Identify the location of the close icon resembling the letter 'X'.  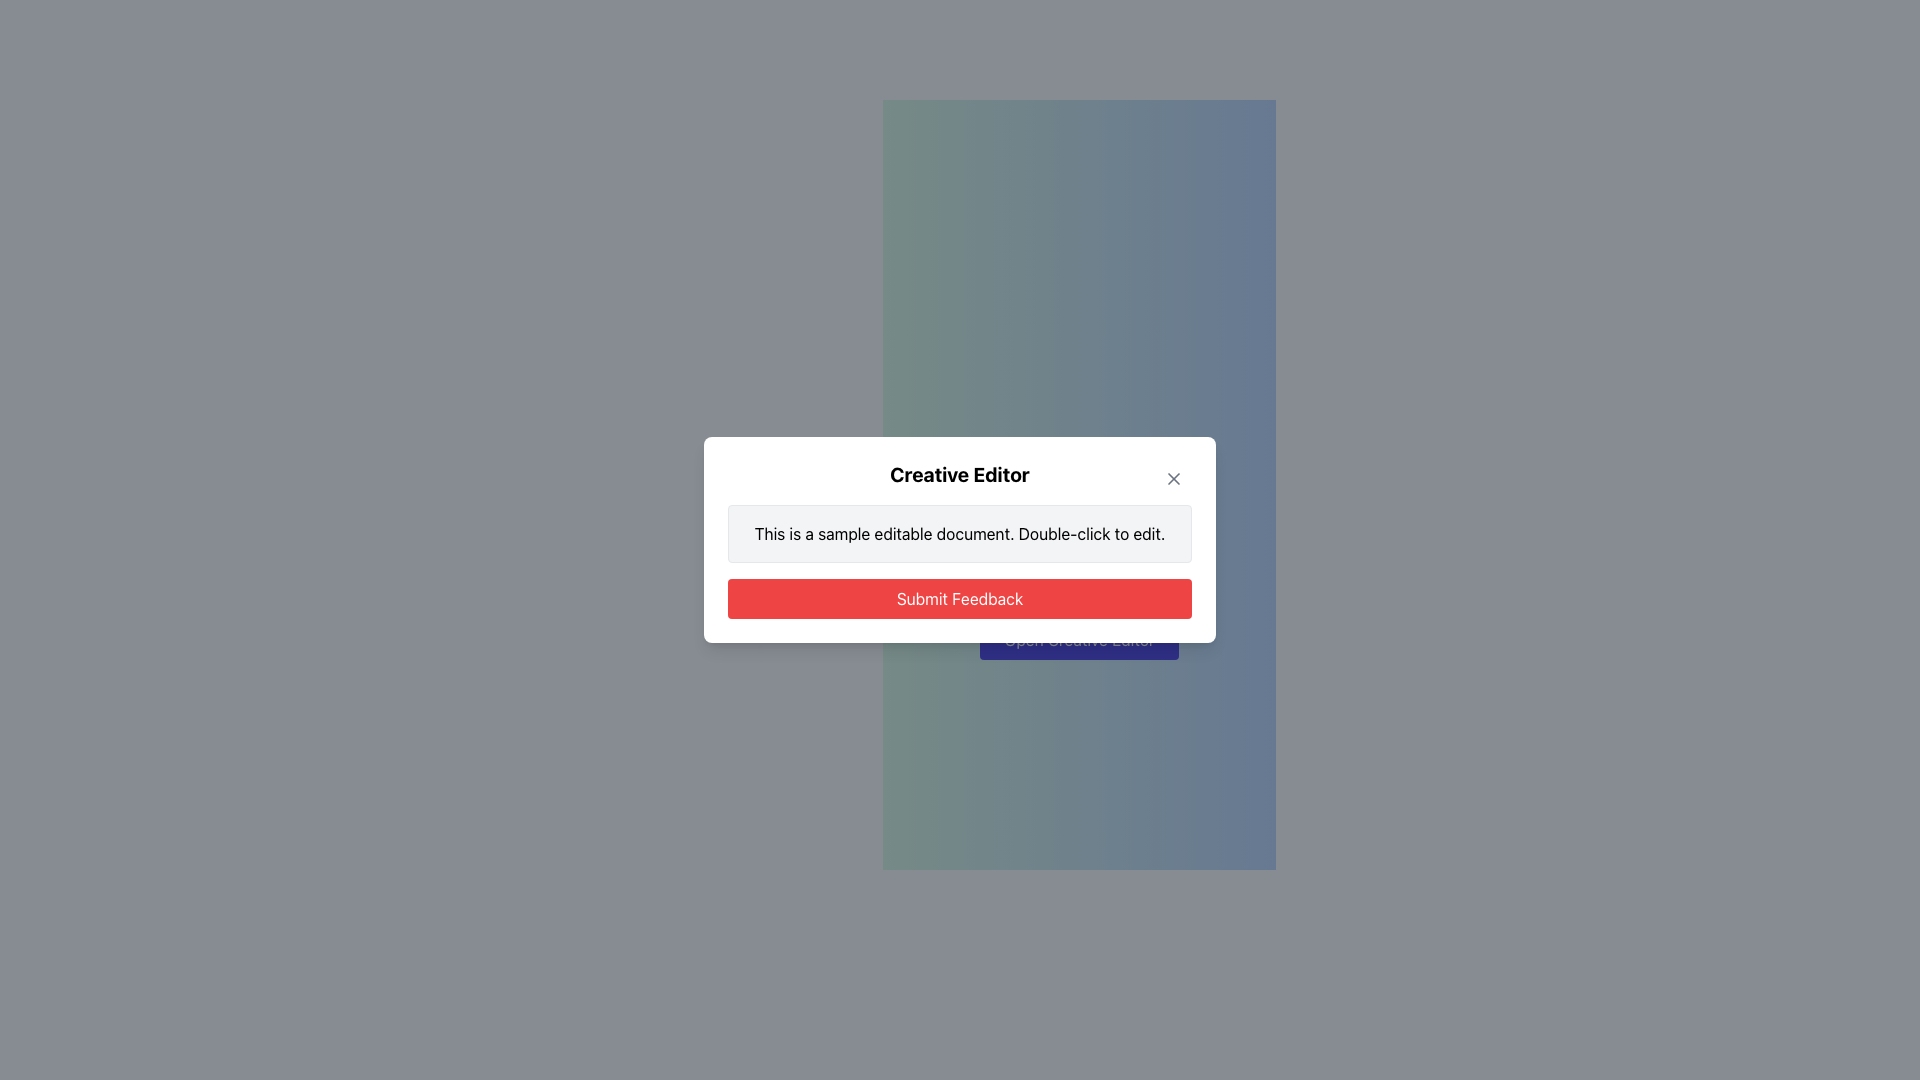
(1174, 478).